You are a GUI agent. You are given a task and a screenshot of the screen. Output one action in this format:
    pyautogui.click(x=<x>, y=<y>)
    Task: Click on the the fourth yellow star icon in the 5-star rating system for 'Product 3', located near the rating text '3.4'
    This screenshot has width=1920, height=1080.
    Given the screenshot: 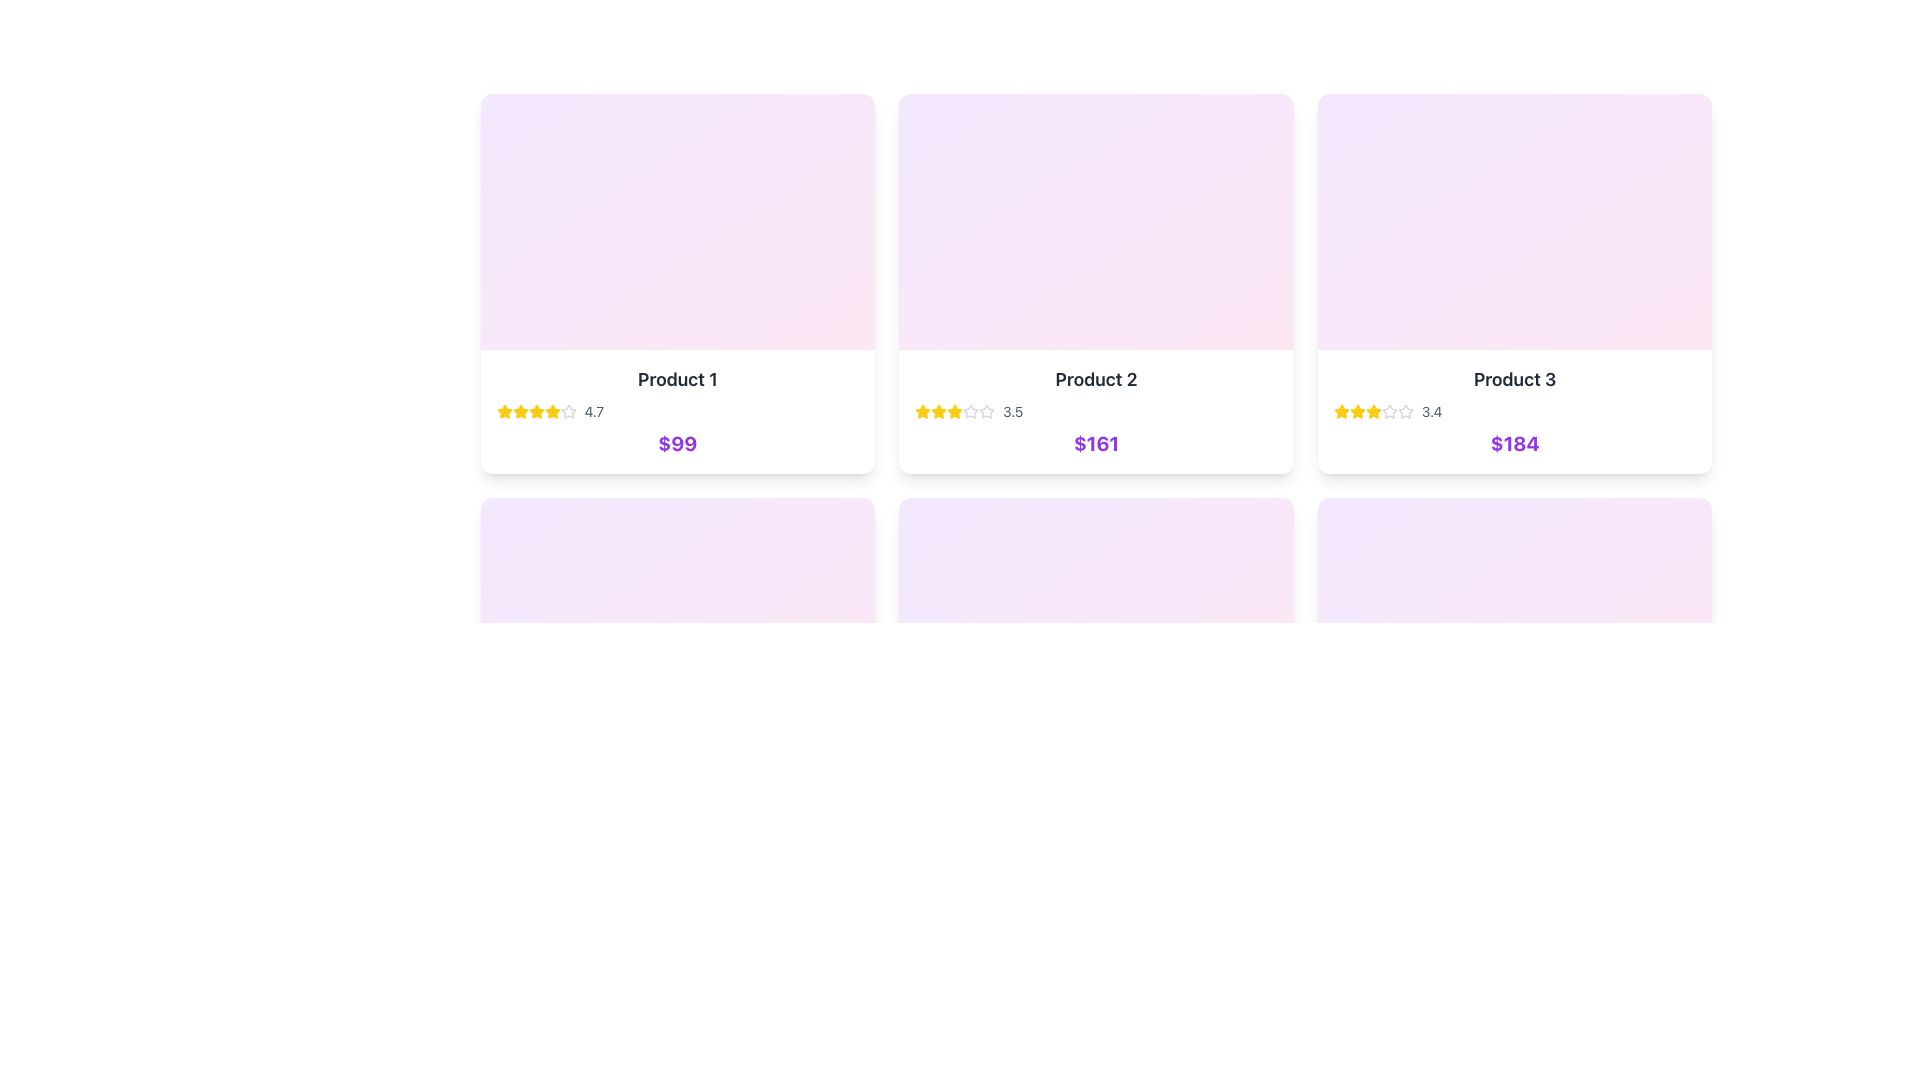 What is the action you would take?
    pyautogui.click(x=1372, y=411)
    